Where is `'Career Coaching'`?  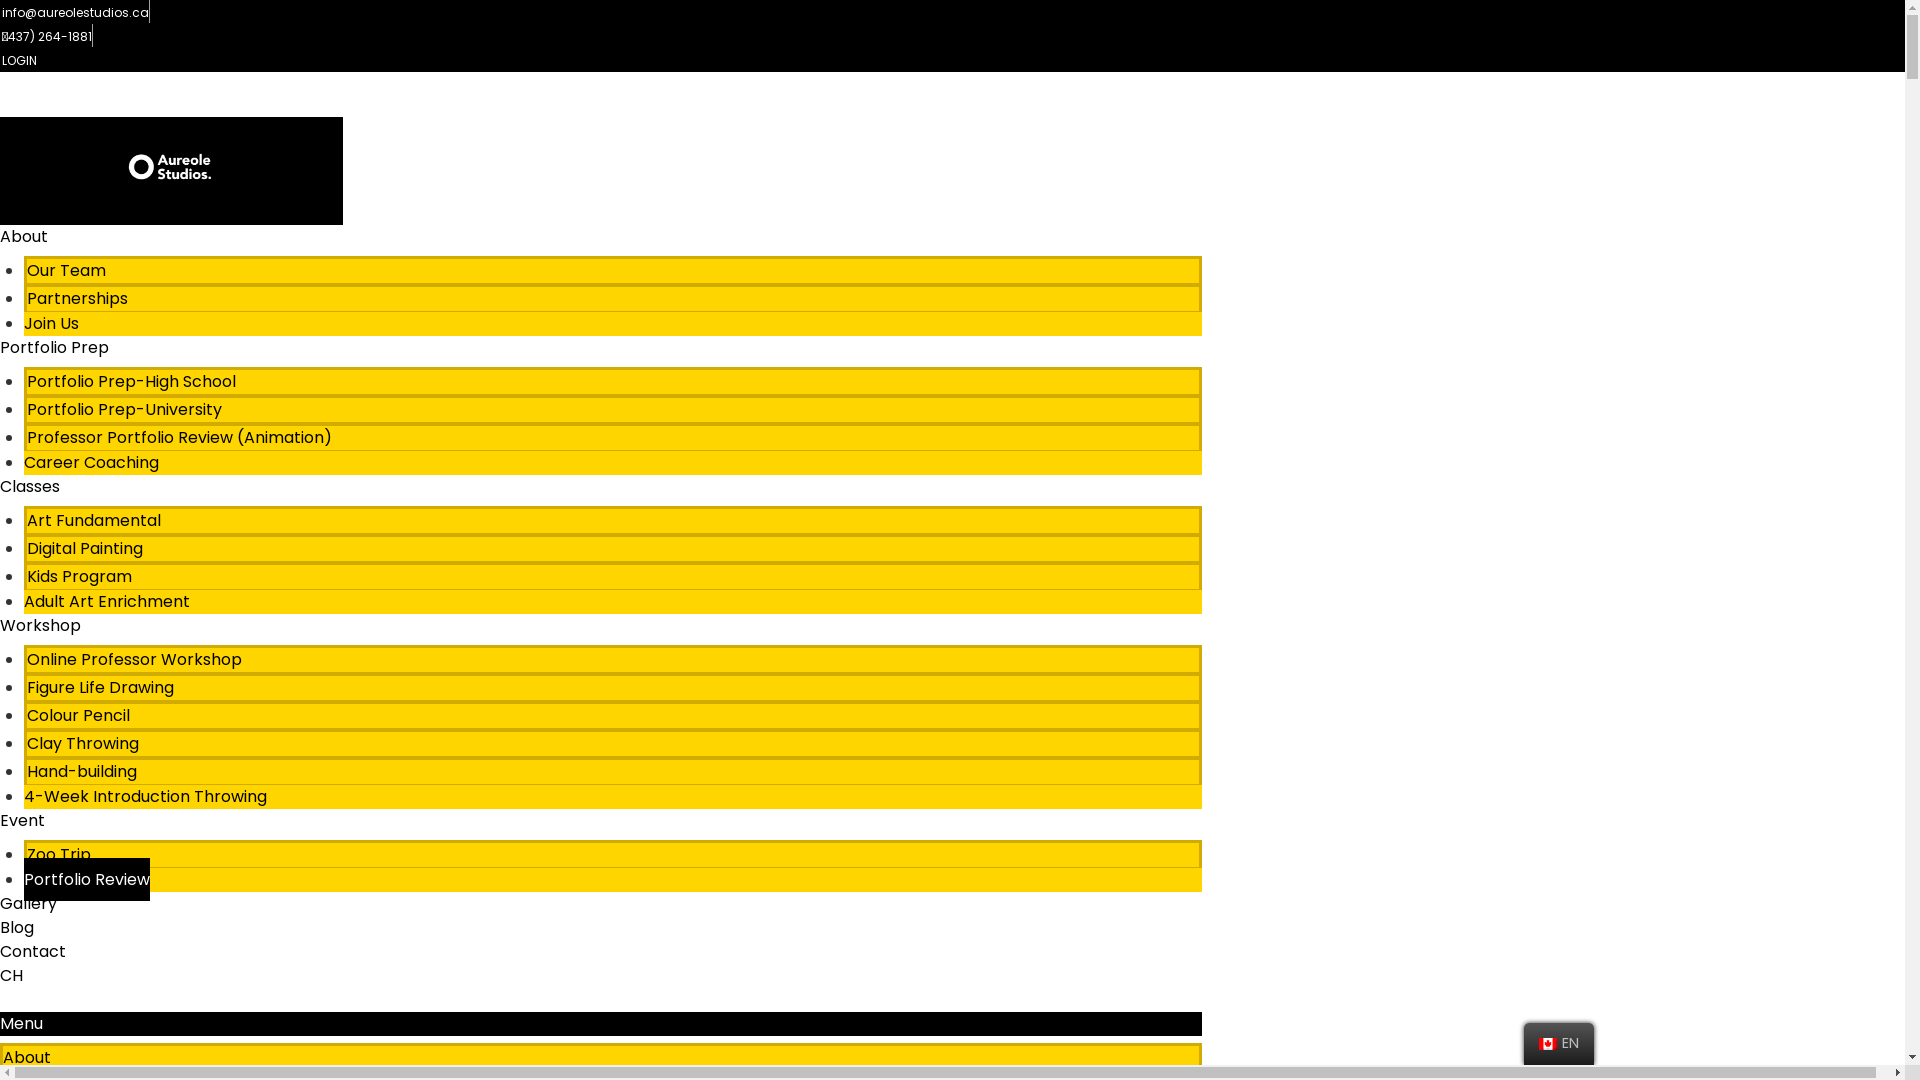 'Career Coaching' is located at coordinates (90, 462).